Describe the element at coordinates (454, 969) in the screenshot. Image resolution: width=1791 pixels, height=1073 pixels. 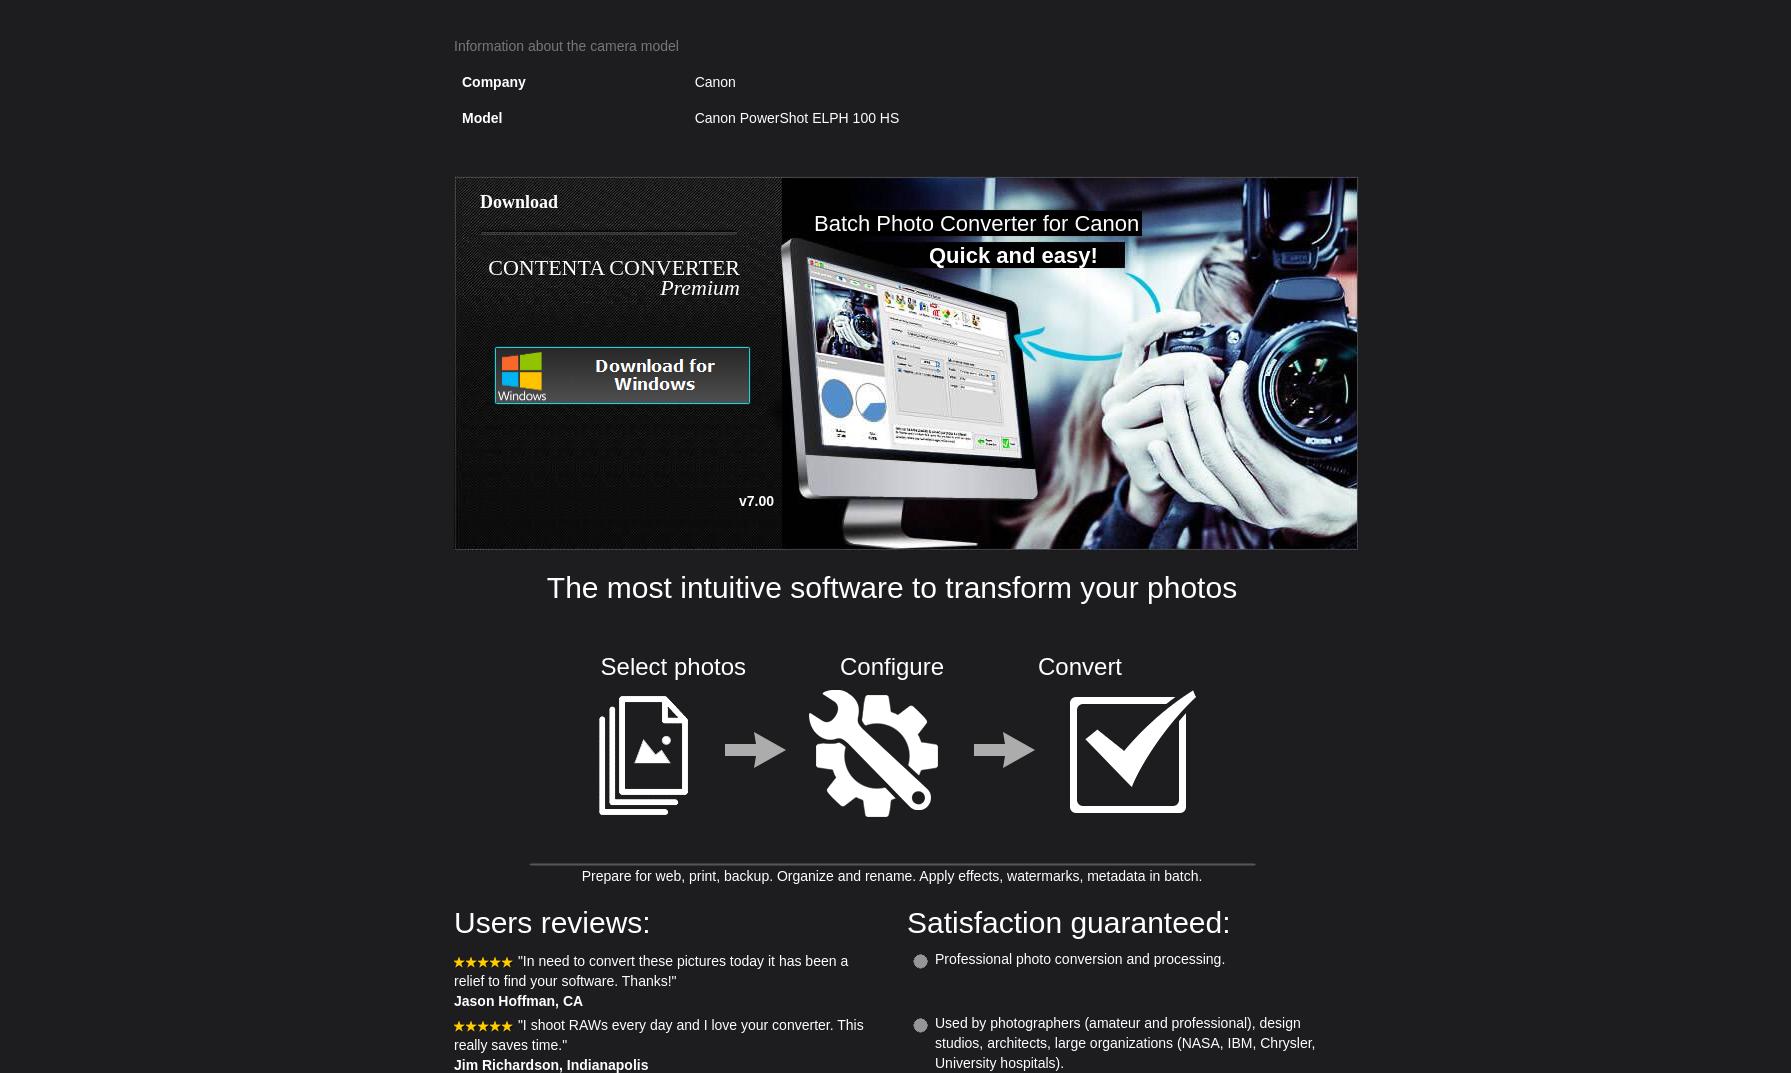
I see `'"In need to convert these pictures today it has been a relief to find your software. Thanks!"'` at that location.